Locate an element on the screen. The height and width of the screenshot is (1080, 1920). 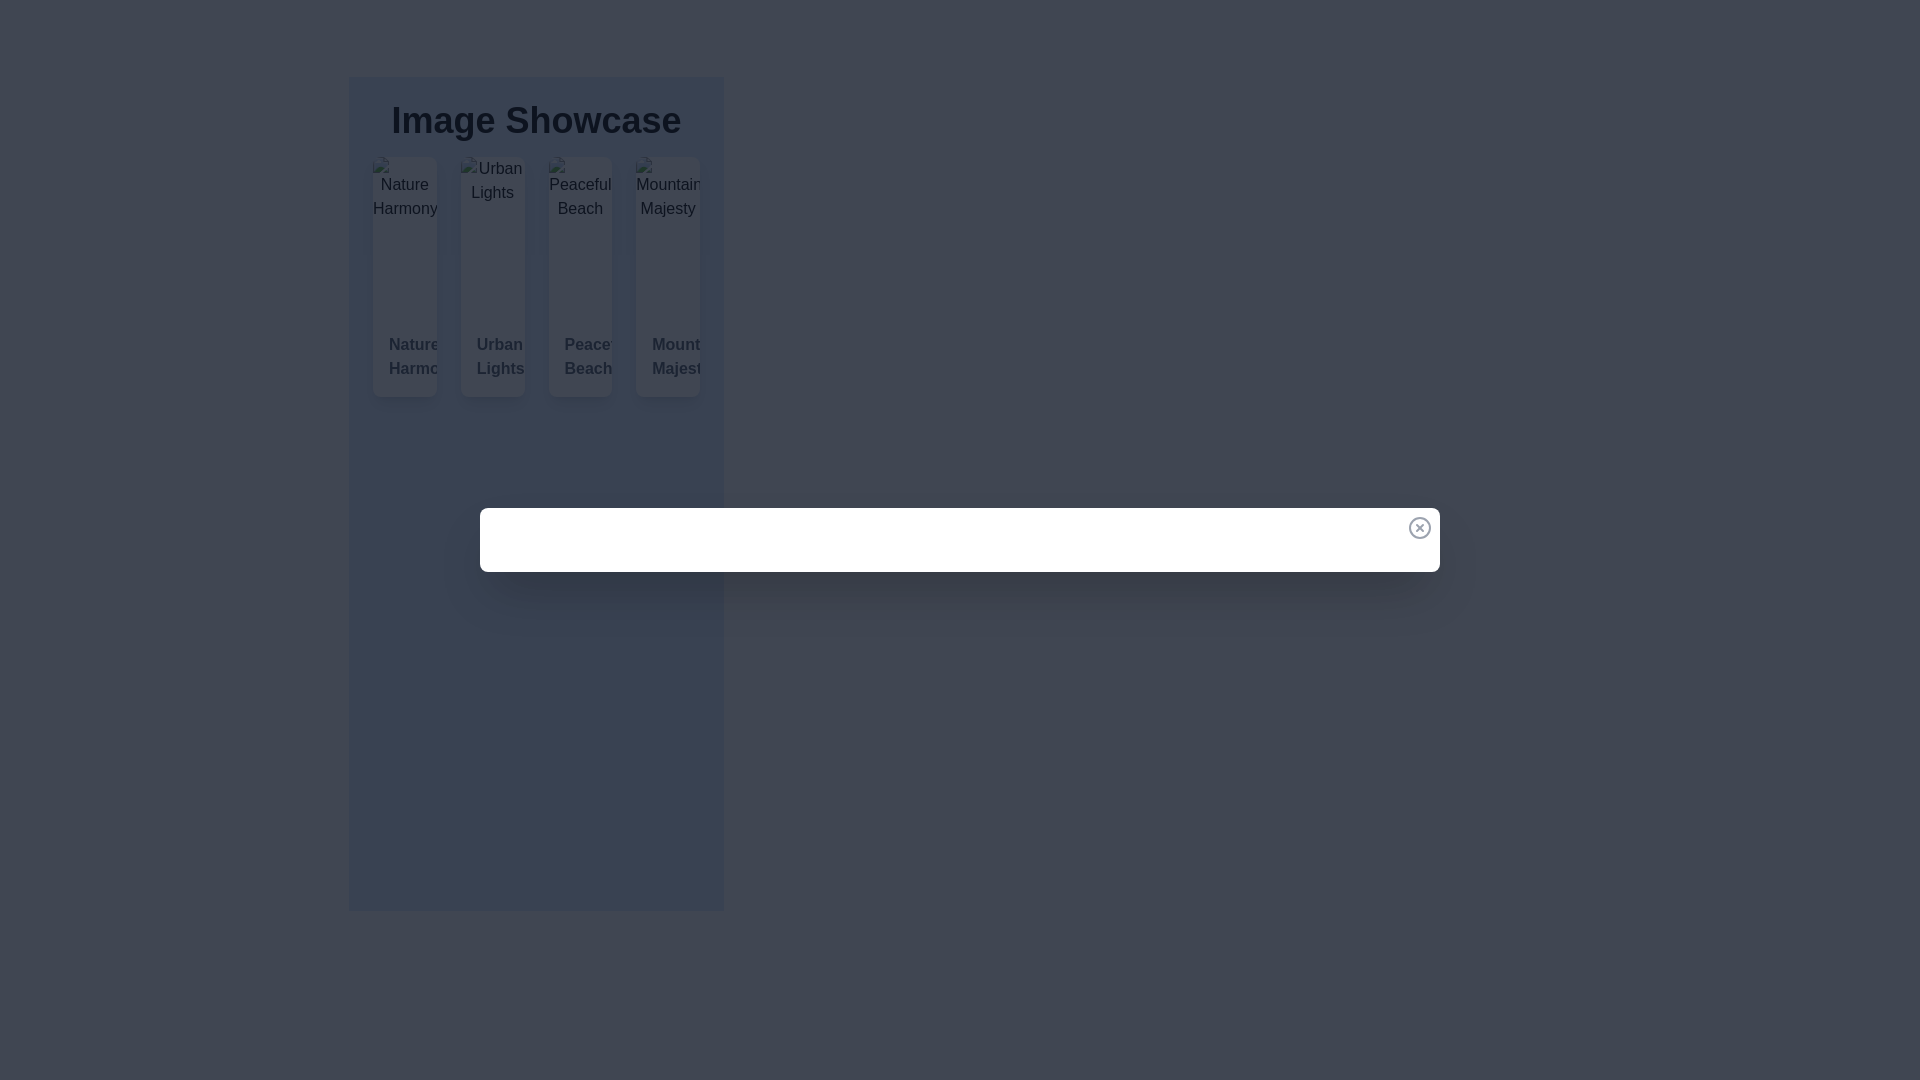
text label located at the bottom of the leftmost card in the gallery, which identifies the theme as 'Nature Harmony' is located at coordinates (403, 356).